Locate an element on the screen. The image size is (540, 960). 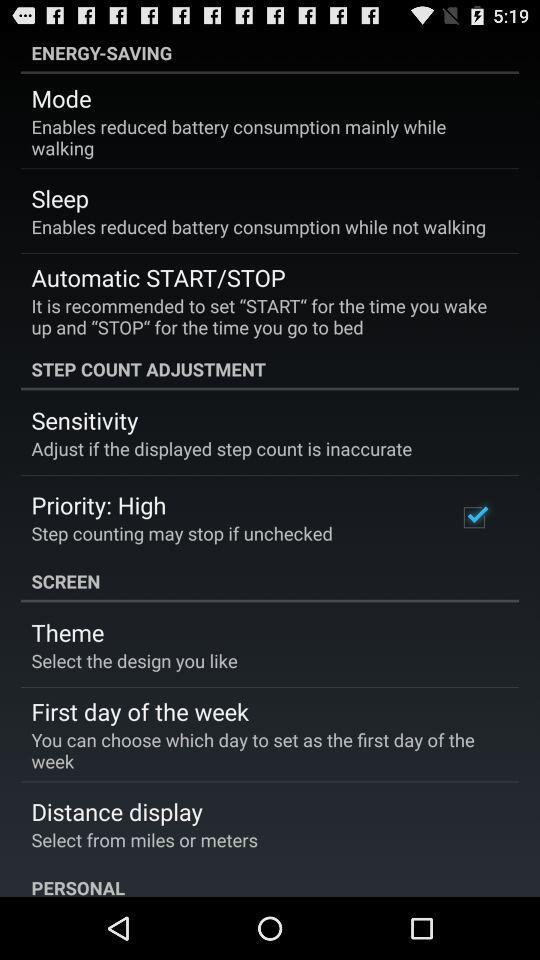
the sensitivity item is located at coordinates (83, 419).